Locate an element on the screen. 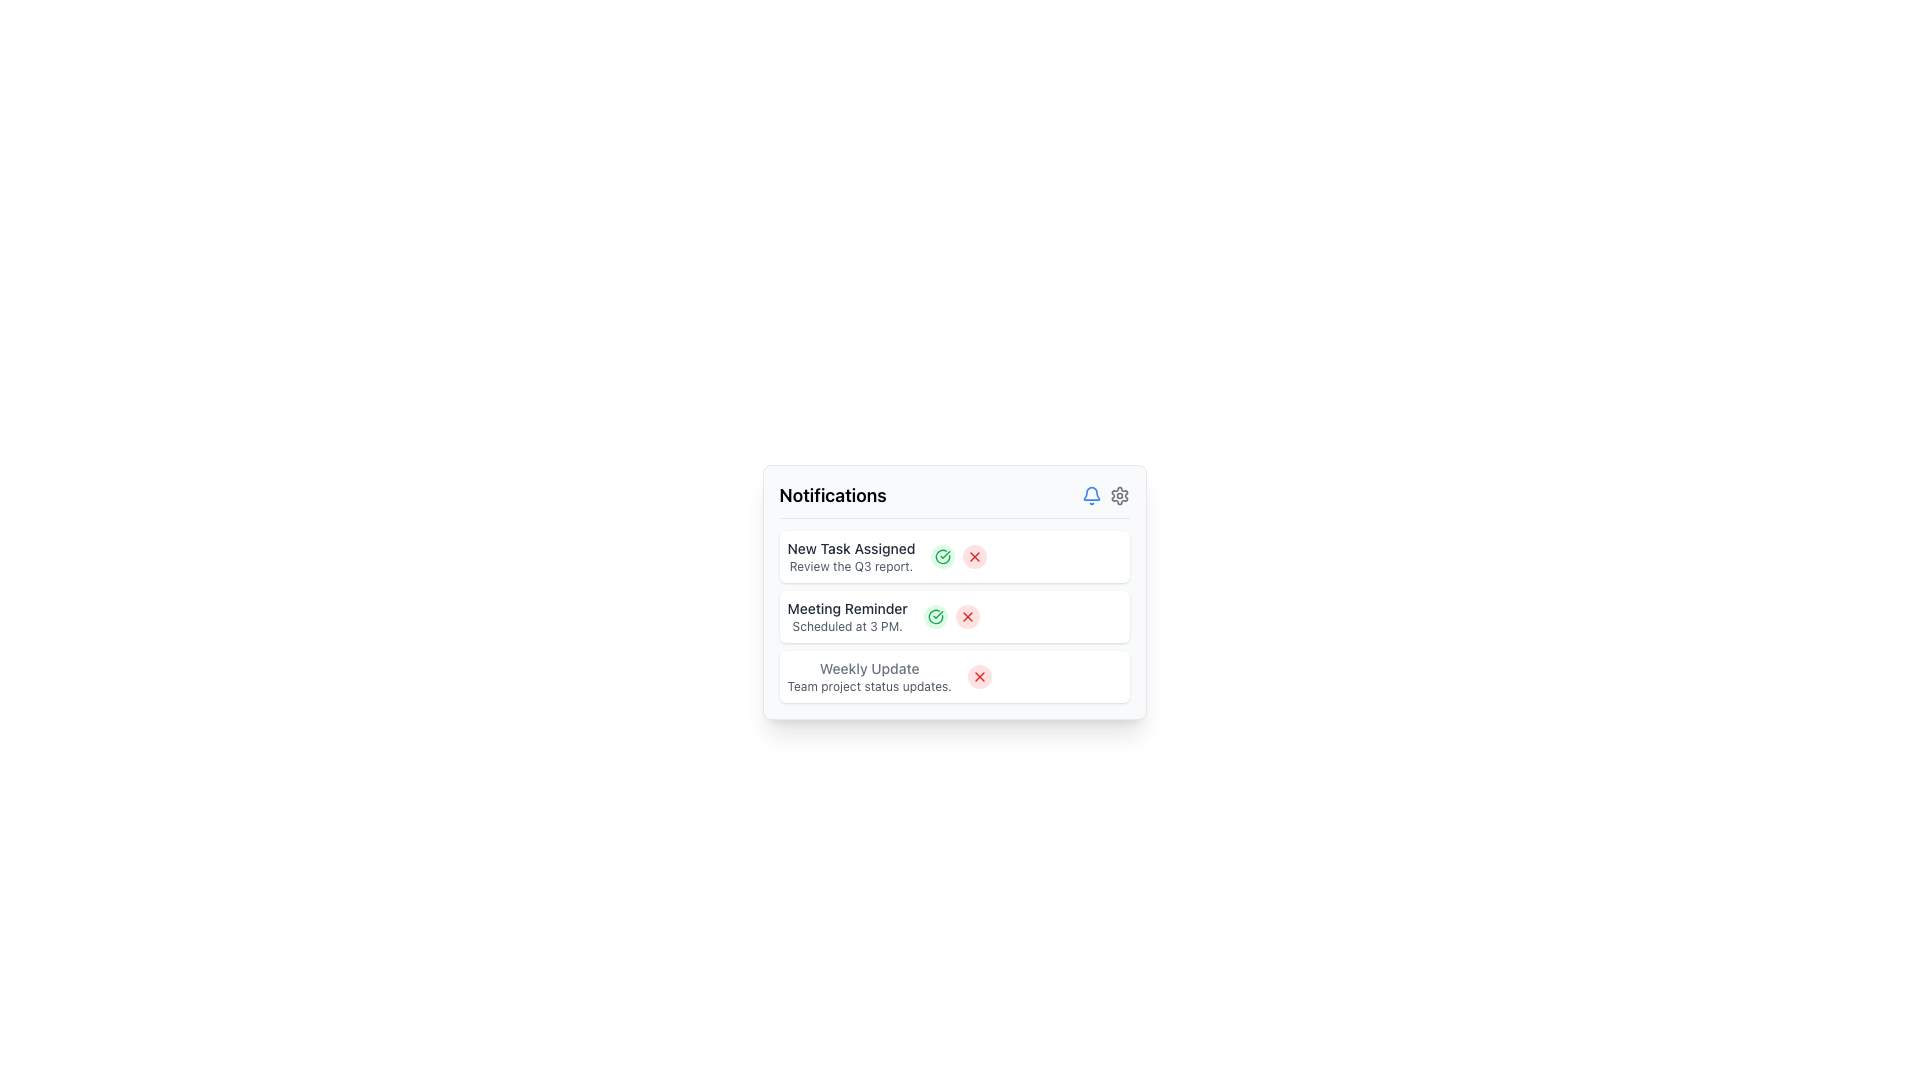 This screenshot has width=1920, height=1080. text 'Weekly Update' from the title of the third notification block in the Notifications list to understand the notification topic is located at coordinates (869, 668).